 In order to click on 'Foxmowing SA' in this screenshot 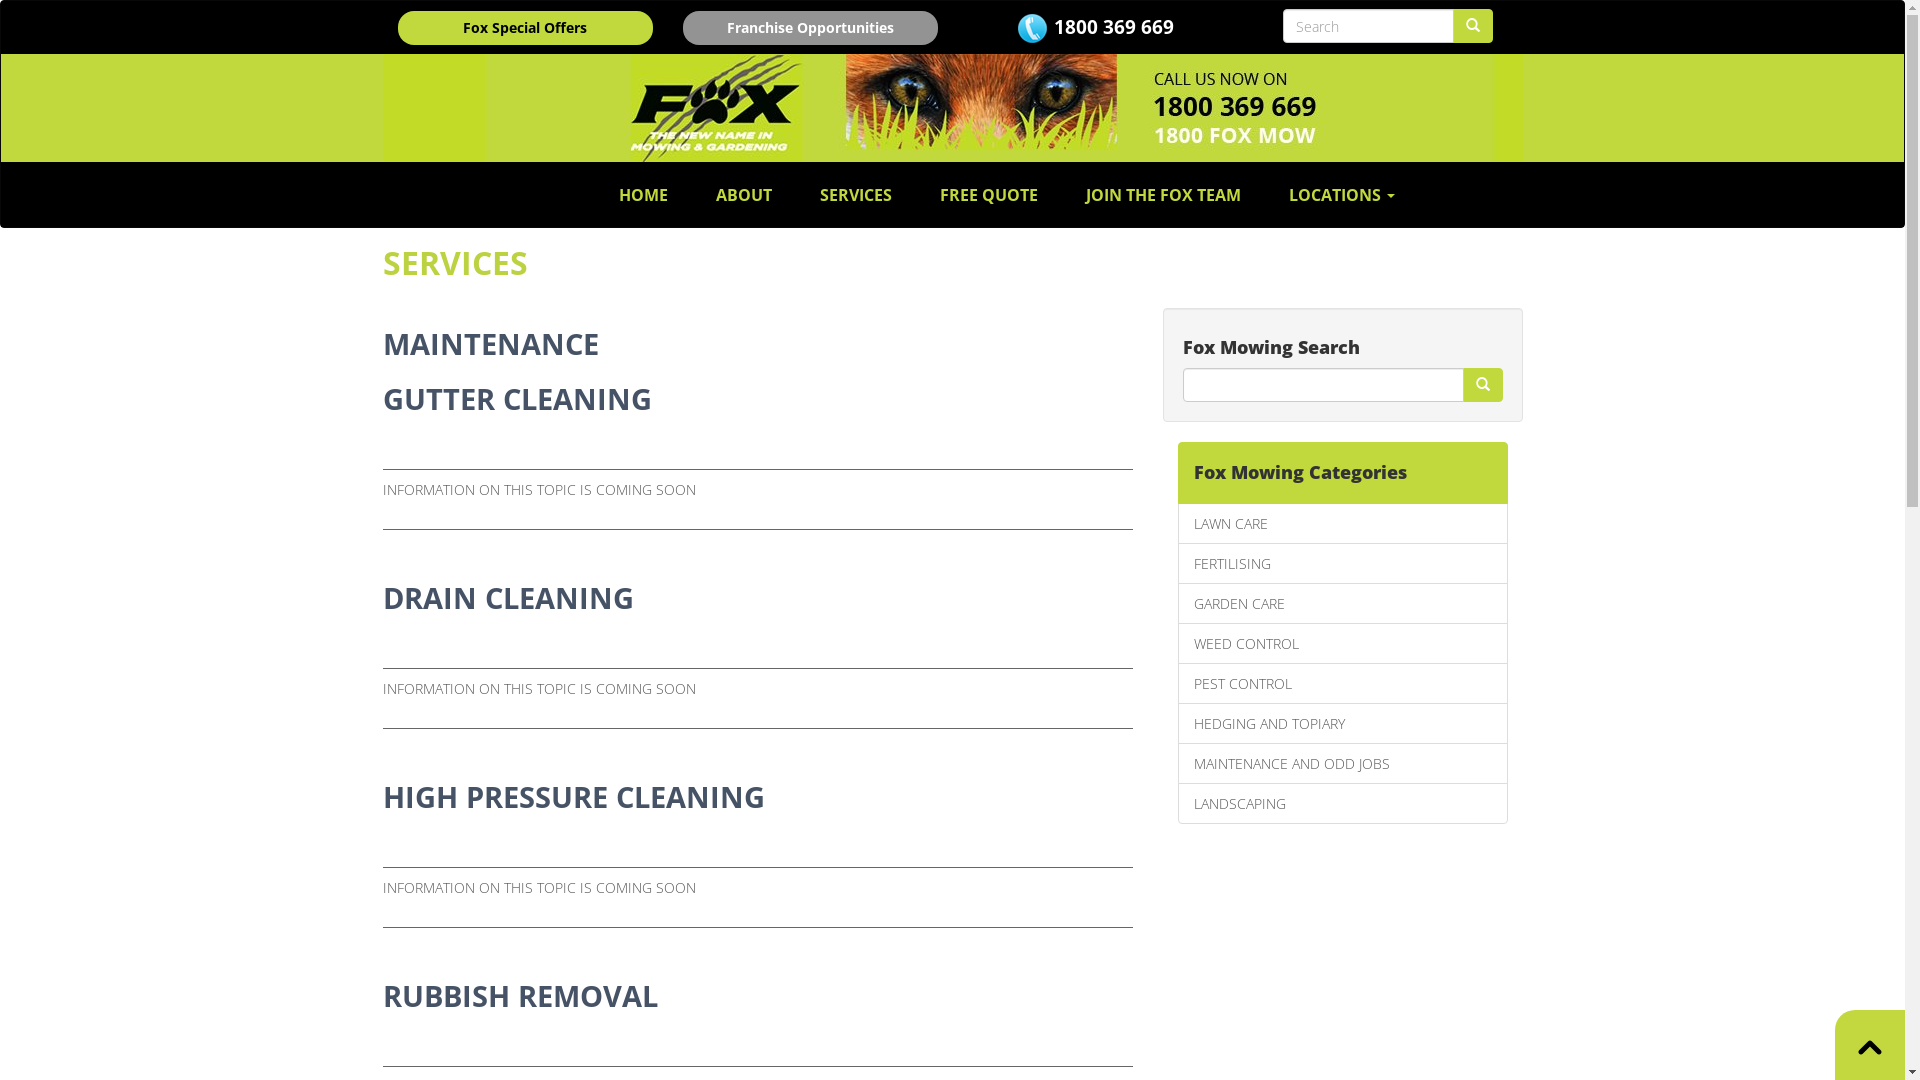, I will do `click(950, 108)`.